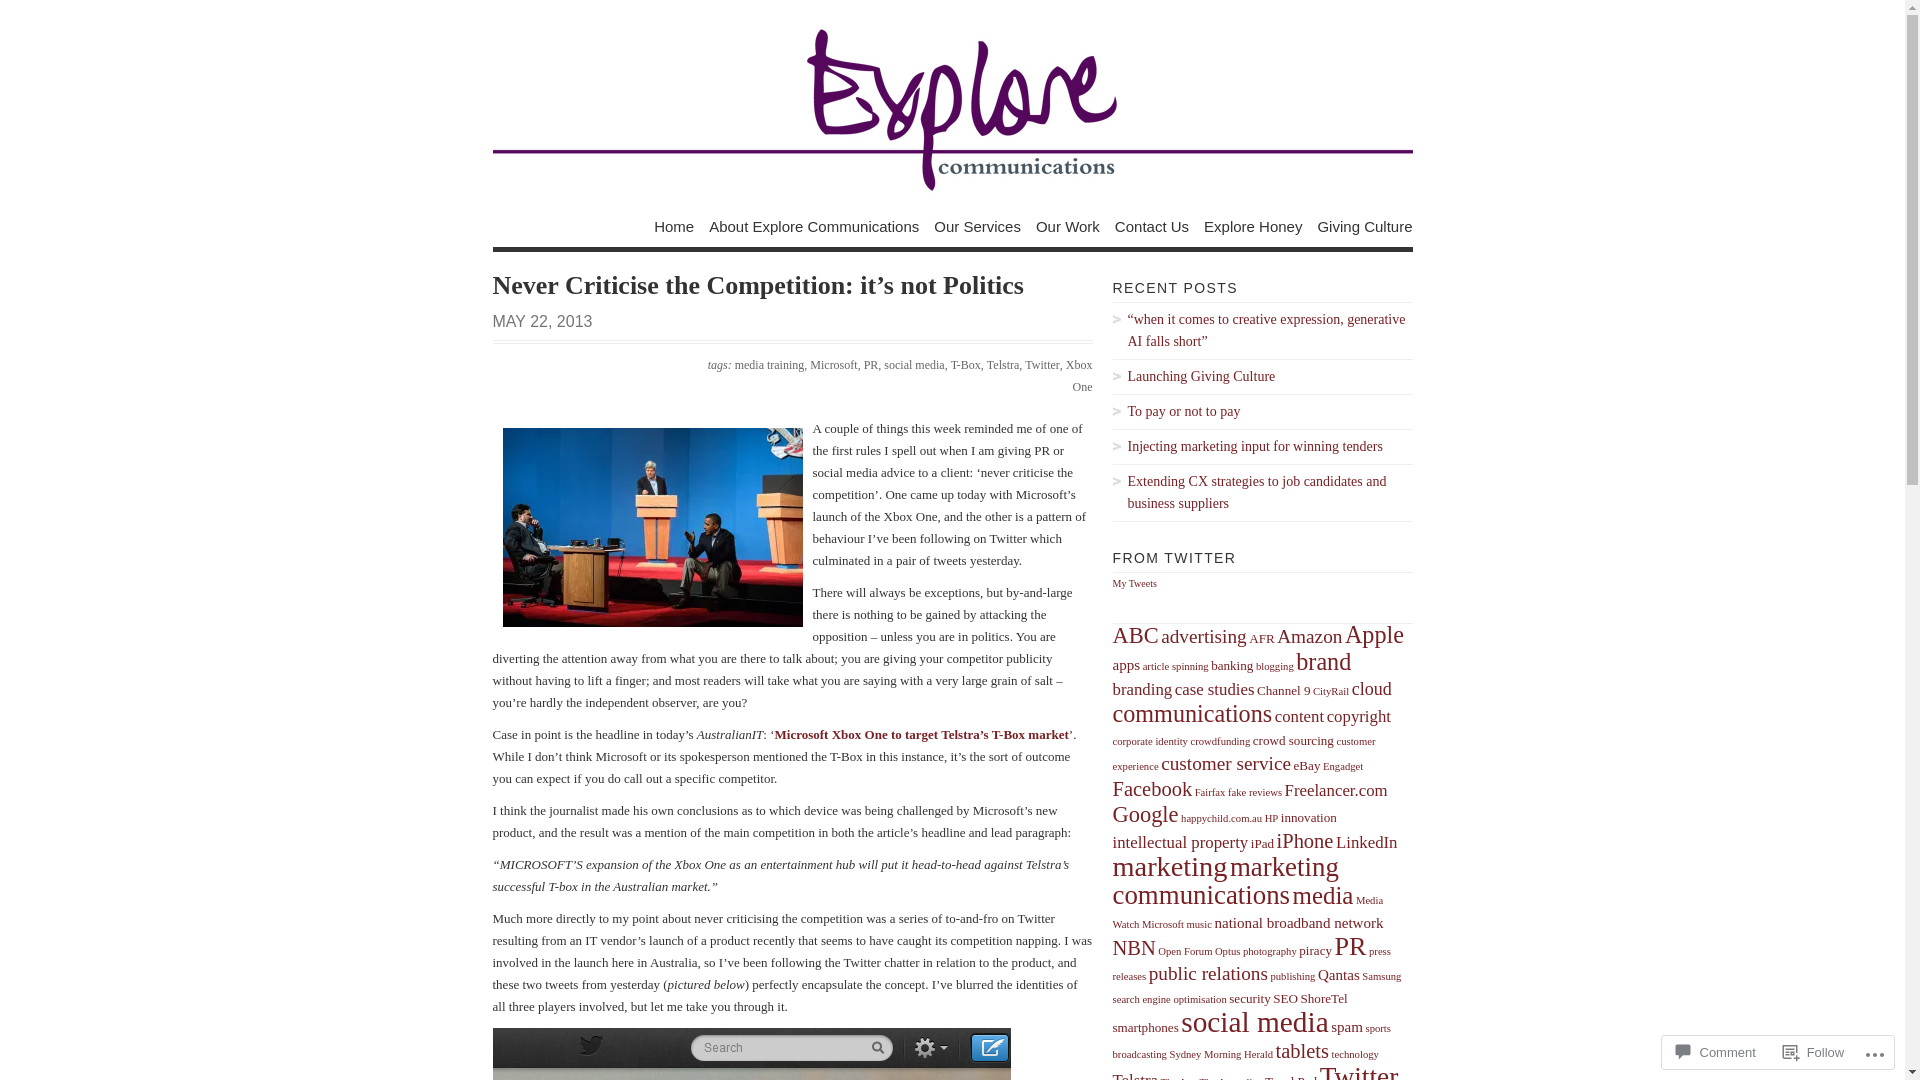 The width and height of the screenshot is (1920, 1080). What do you see at coordinates (1261, 638) in the screenshot?
I see `'AFR'` at bounding box center [1261, 638].